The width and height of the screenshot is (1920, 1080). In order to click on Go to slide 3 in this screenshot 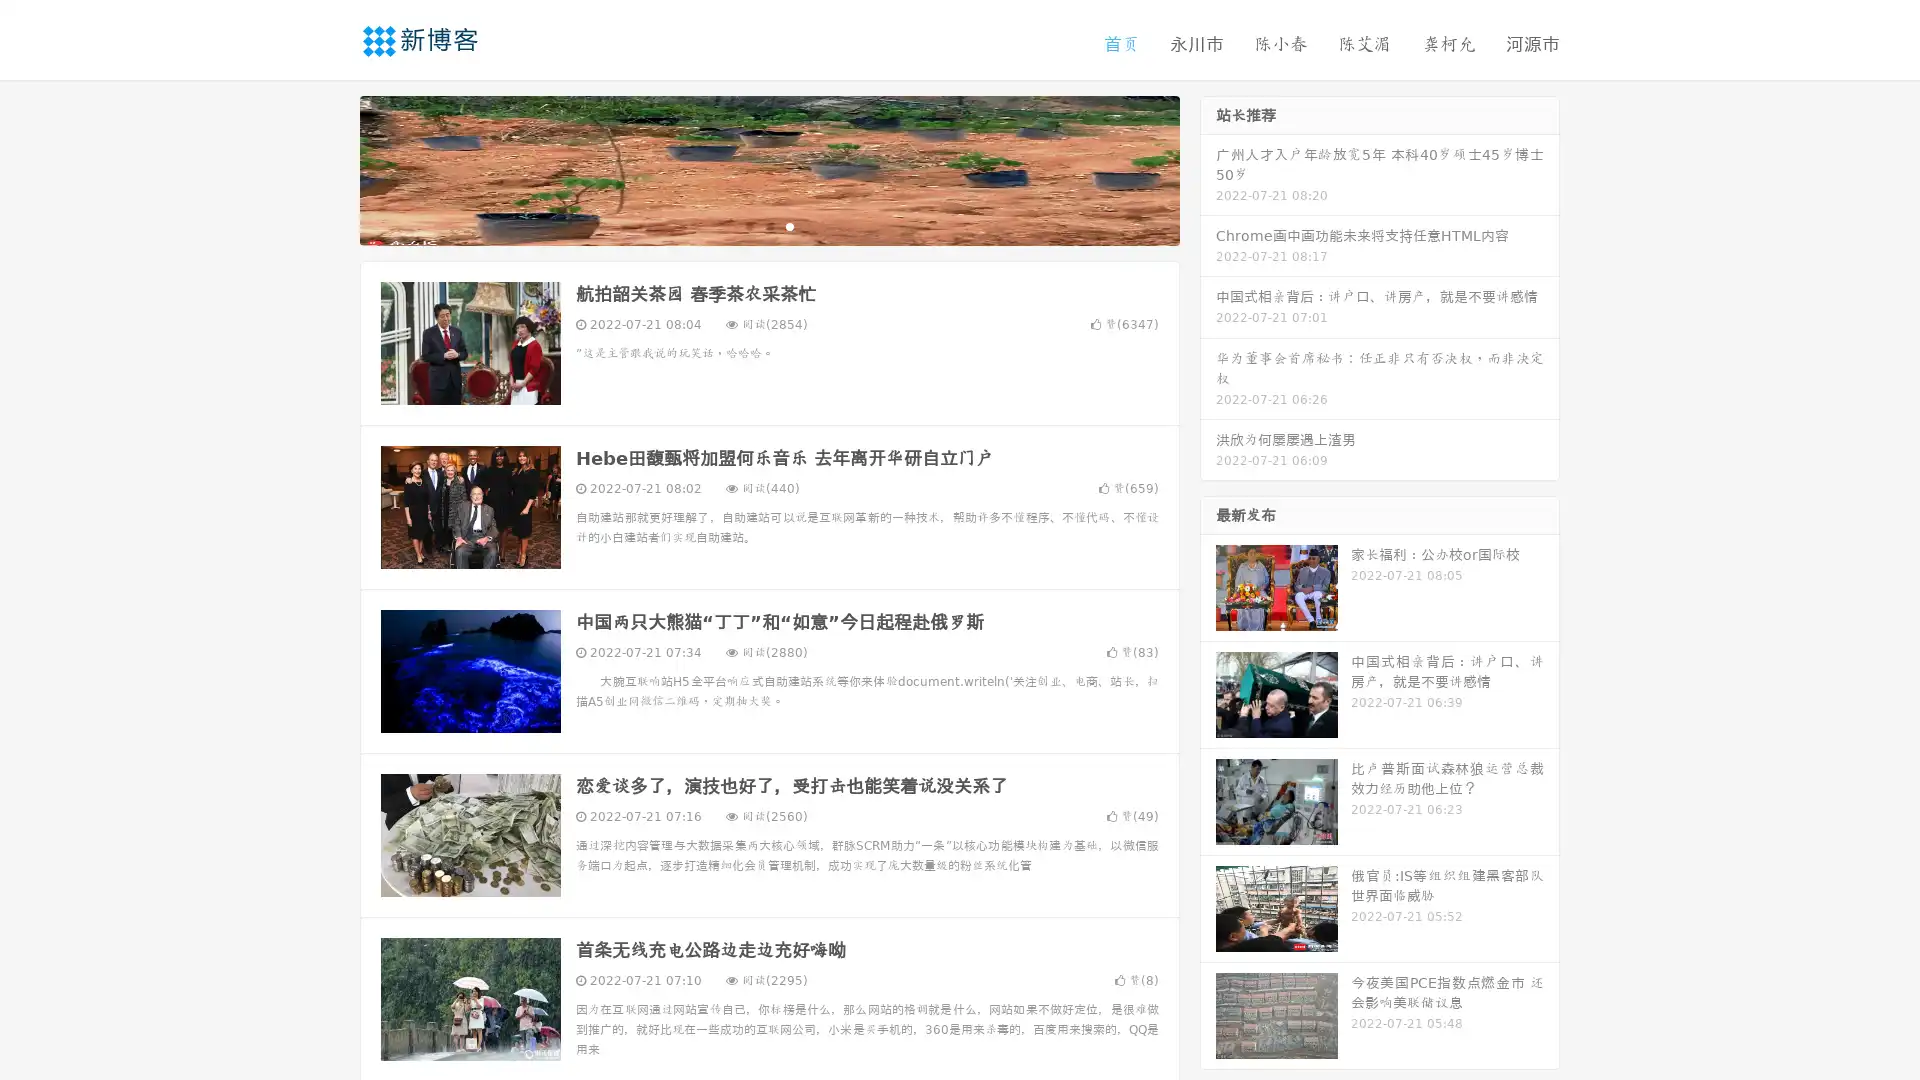, I will do `click(789, 225)`.